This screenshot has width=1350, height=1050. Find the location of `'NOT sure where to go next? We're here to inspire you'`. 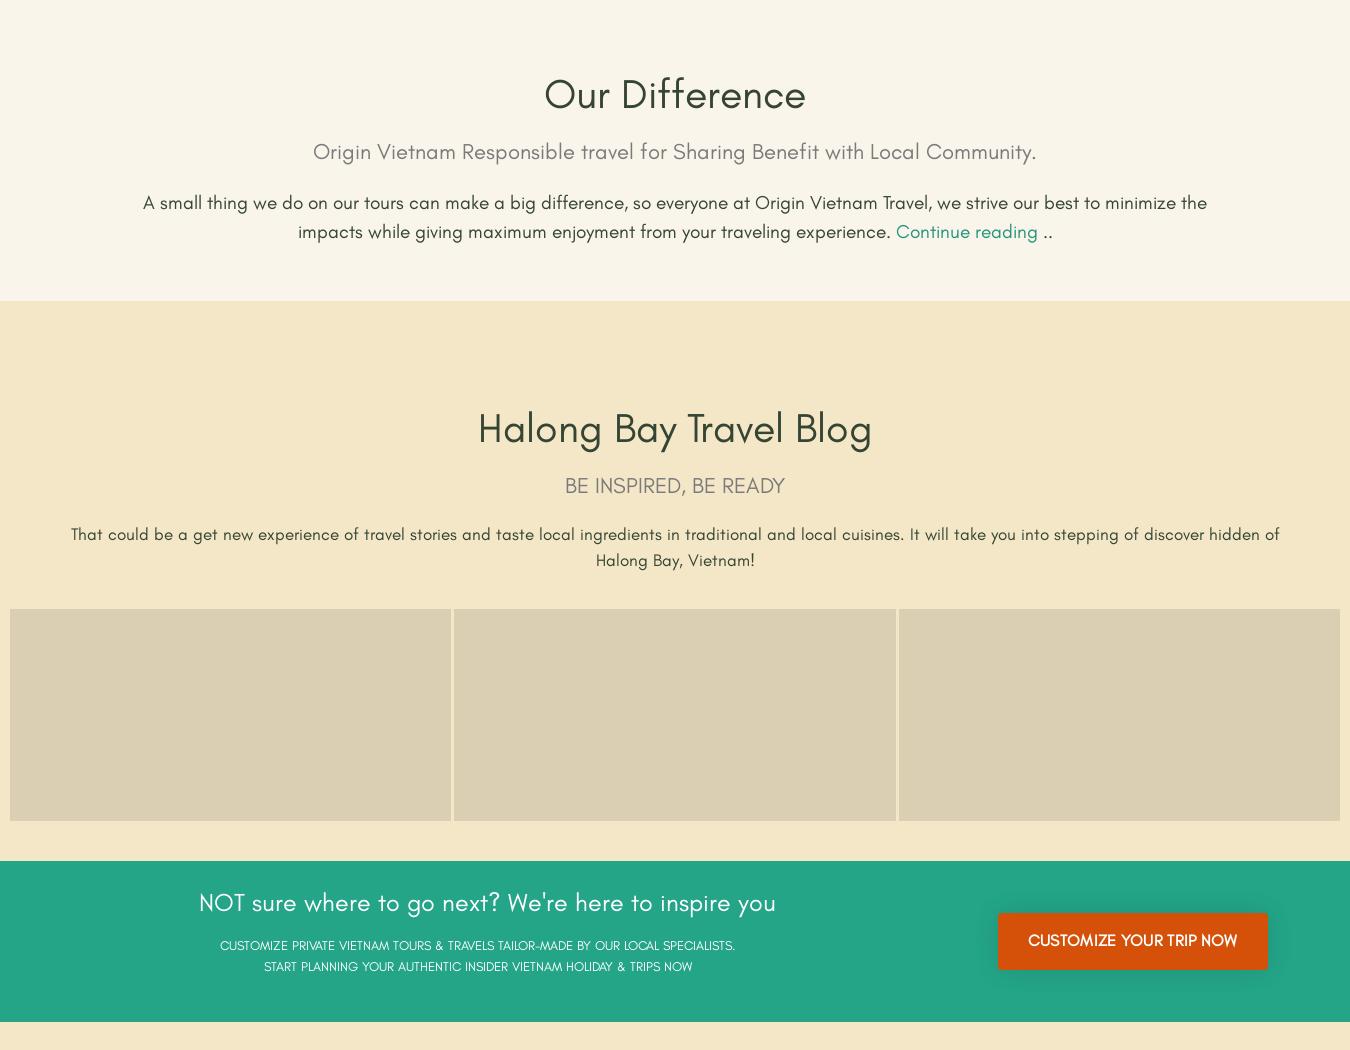

'NOT sure where to go next? We're here to inspire you' is located at coordinates (486, 902).